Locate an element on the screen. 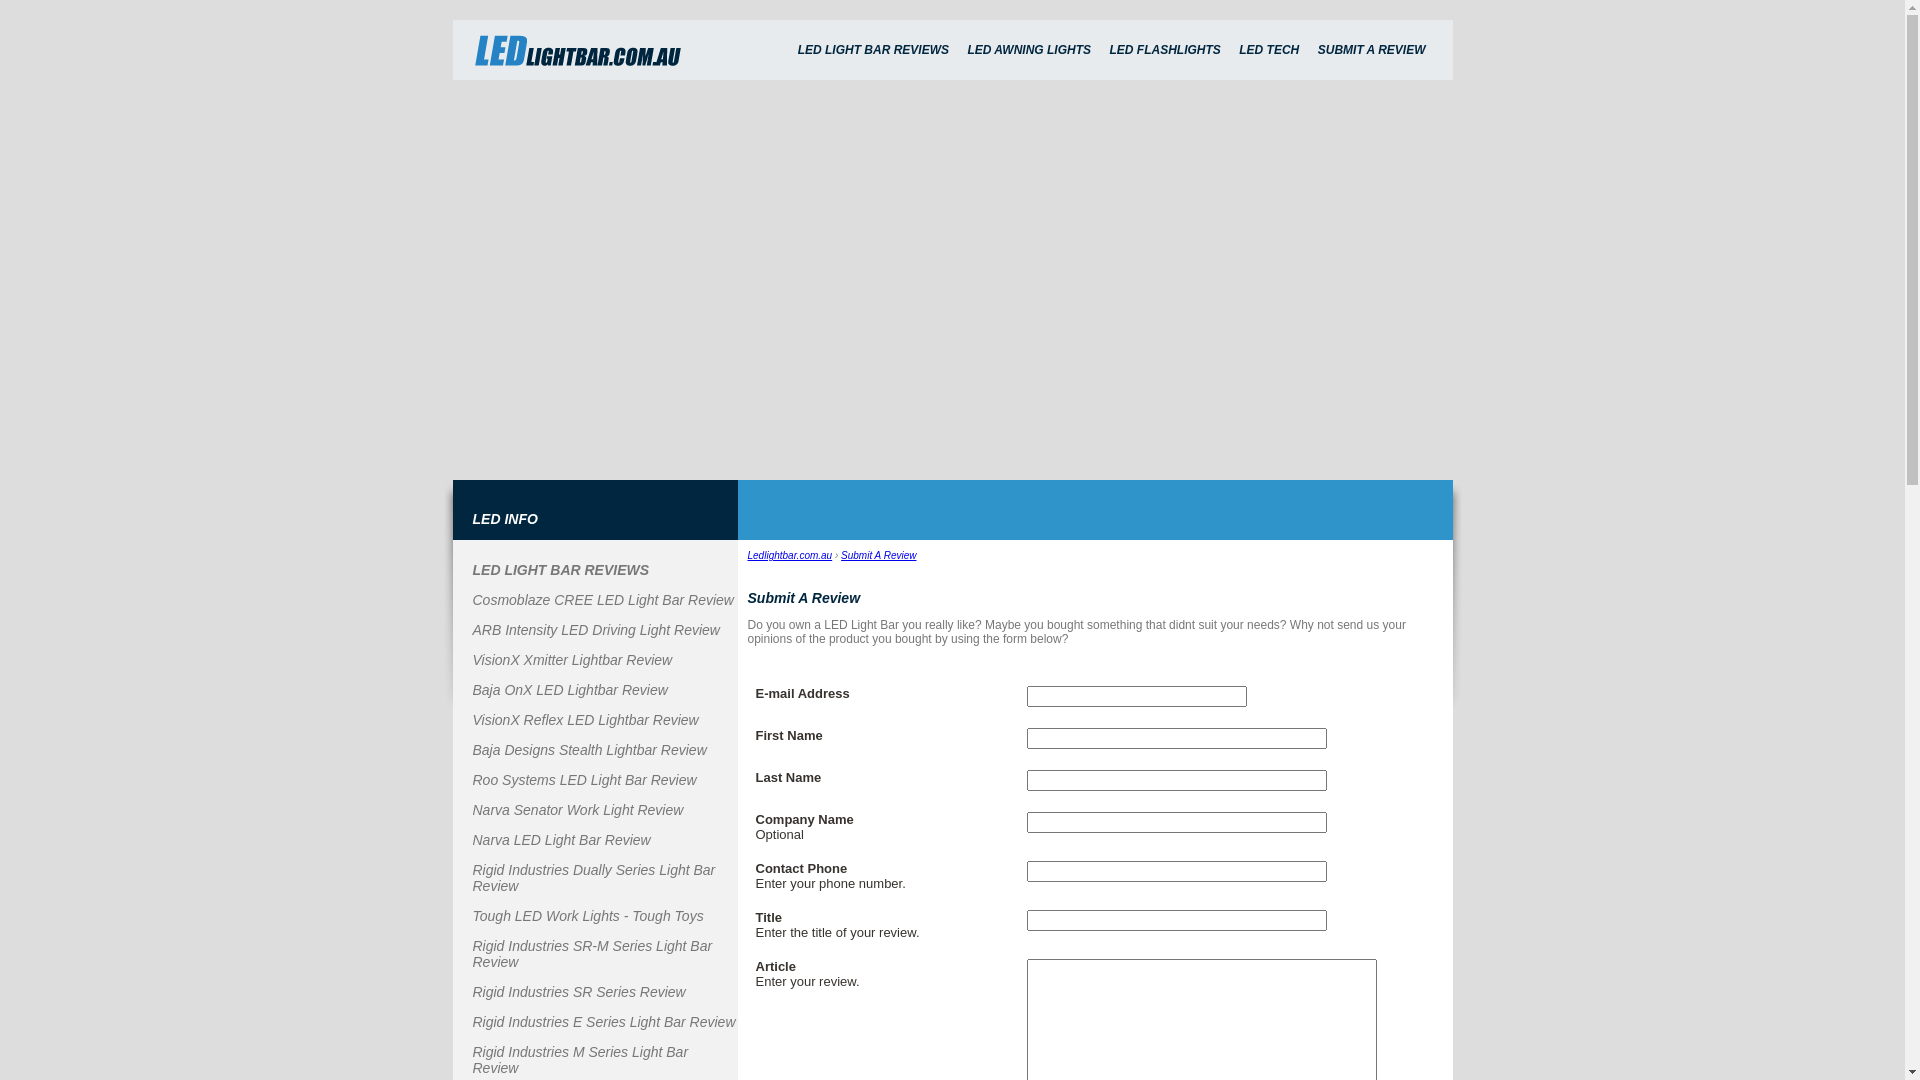 The width and height of the screenshot is (1920, 1080). 'Narva Senator Work Light Review' is located at coordinates (576, 810).